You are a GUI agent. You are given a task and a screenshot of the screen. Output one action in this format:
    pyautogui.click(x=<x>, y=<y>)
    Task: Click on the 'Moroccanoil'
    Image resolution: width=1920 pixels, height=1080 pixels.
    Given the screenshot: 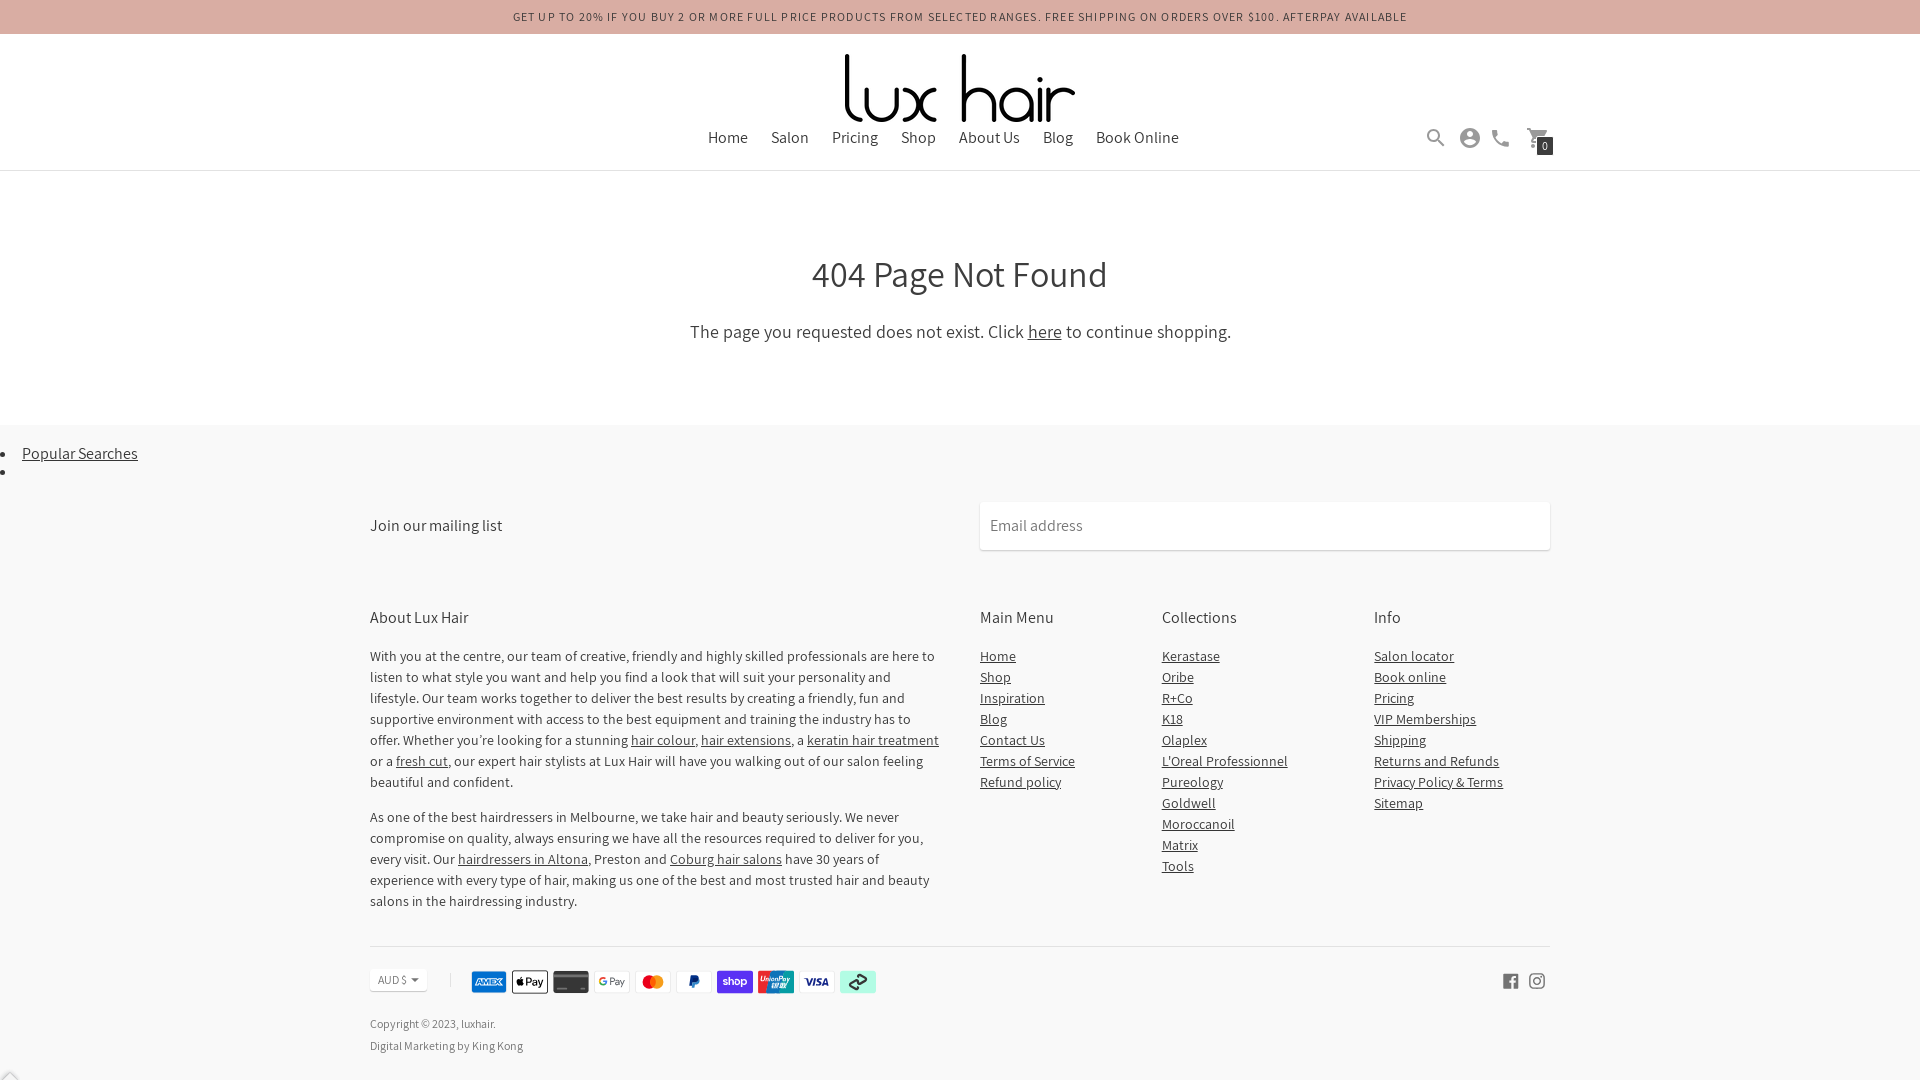 What is the action you would take?
    pyautogui.click(x=1198, y=824)
    